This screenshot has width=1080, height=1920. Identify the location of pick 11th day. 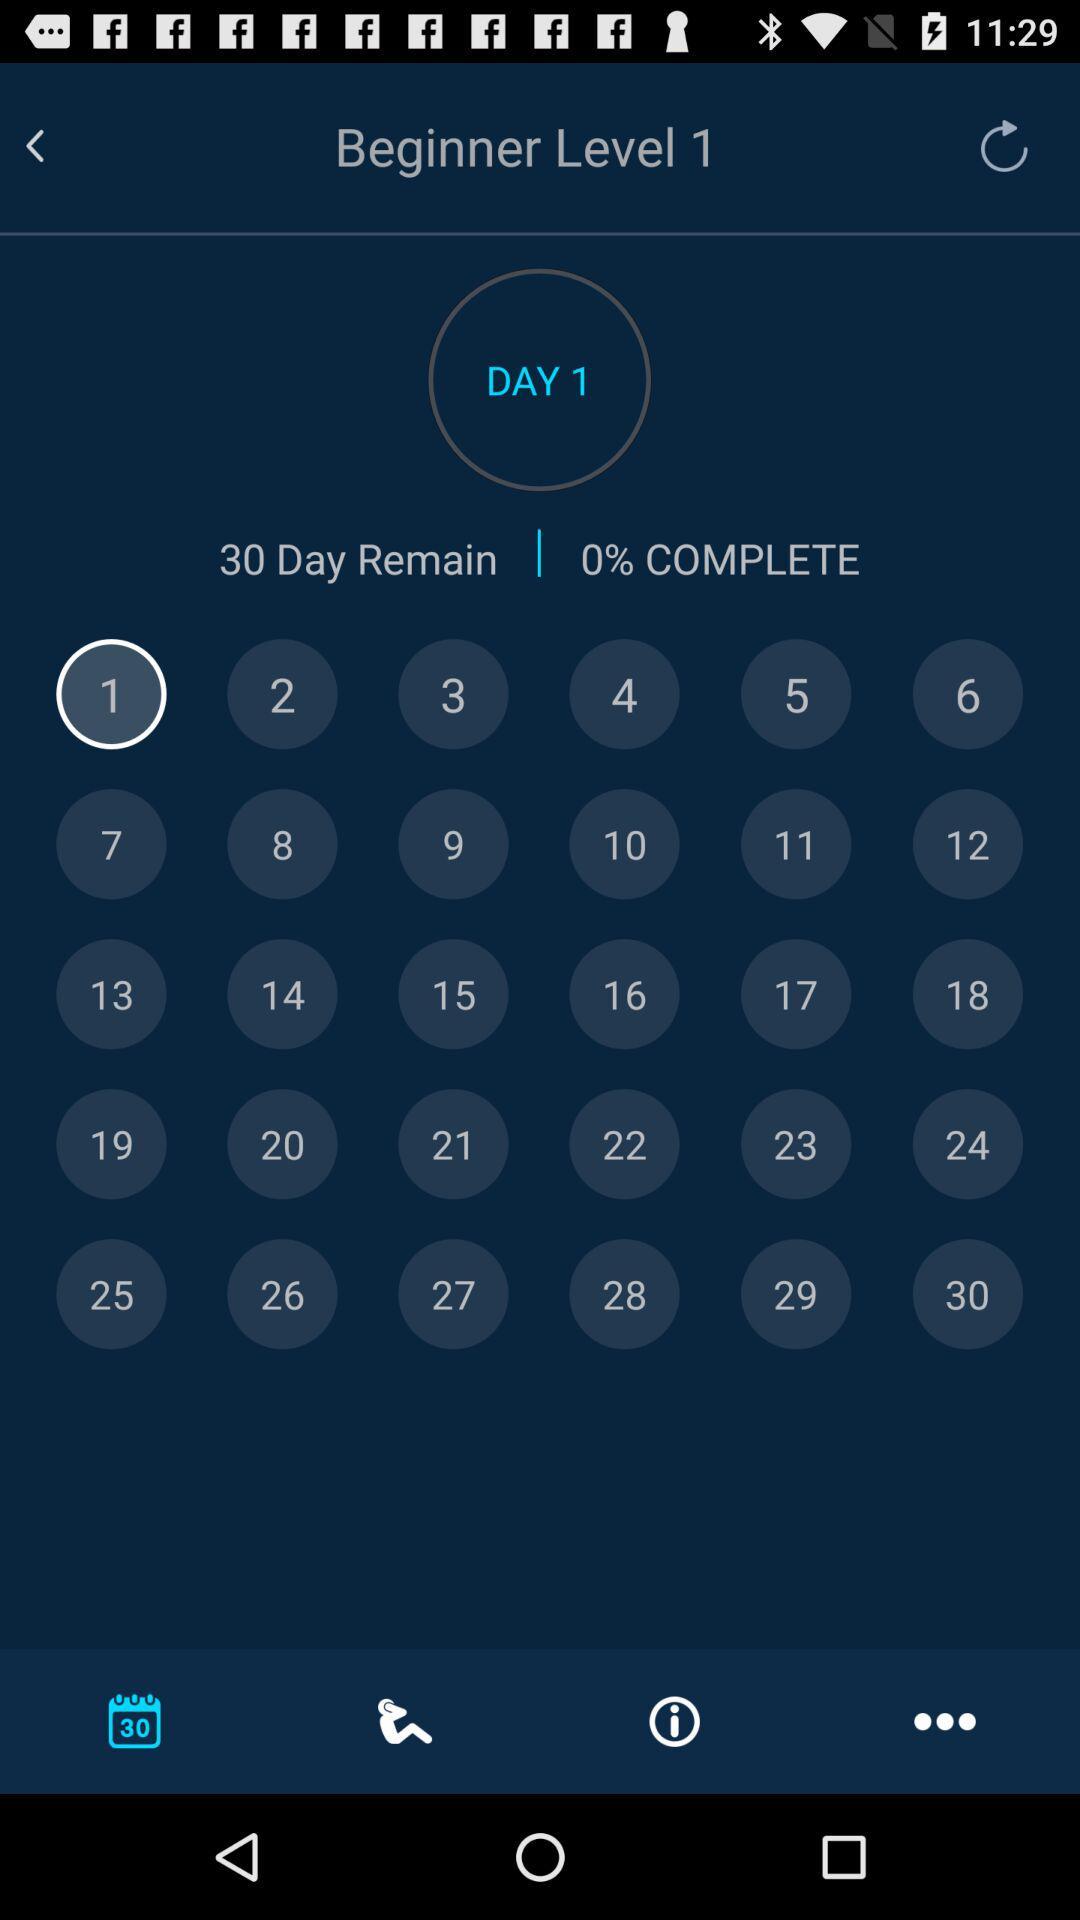
(795, 844).